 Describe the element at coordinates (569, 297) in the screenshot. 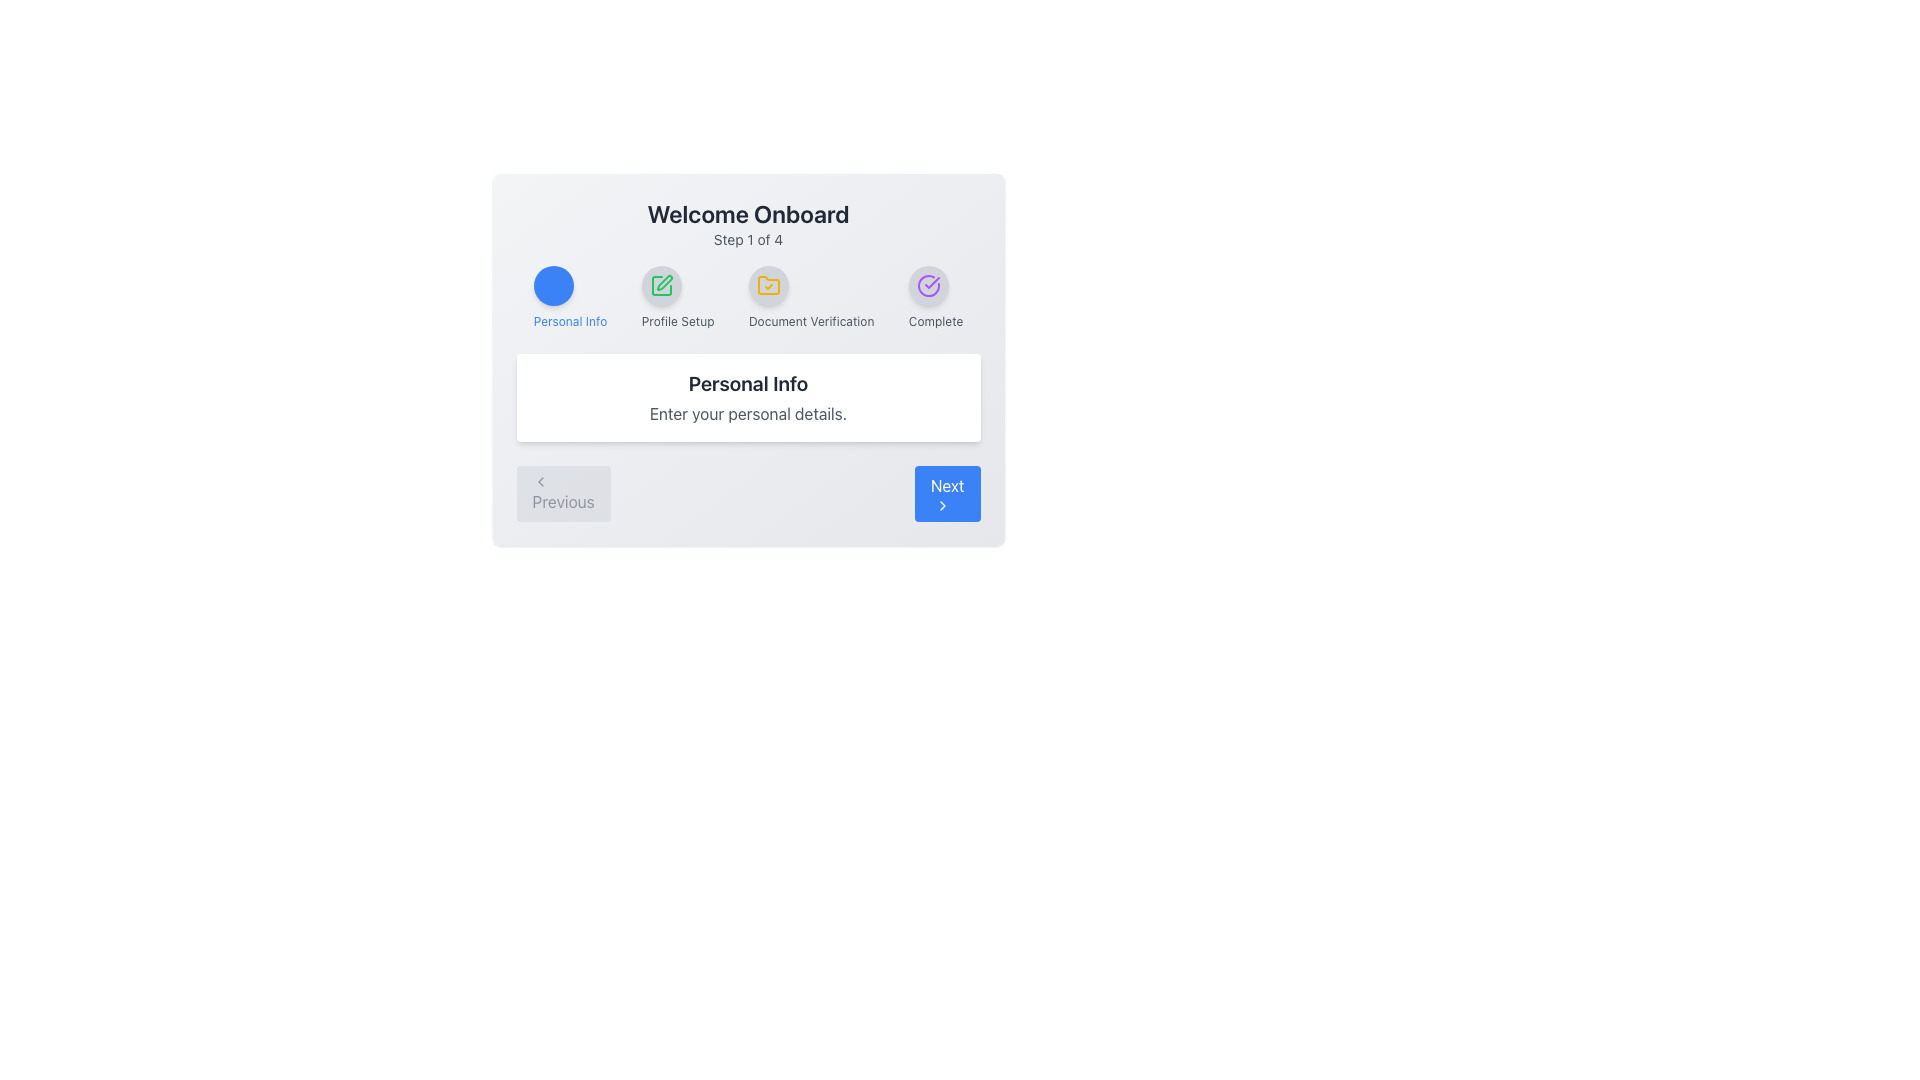

I see `the 'Personal Info' step indicator` at that location.